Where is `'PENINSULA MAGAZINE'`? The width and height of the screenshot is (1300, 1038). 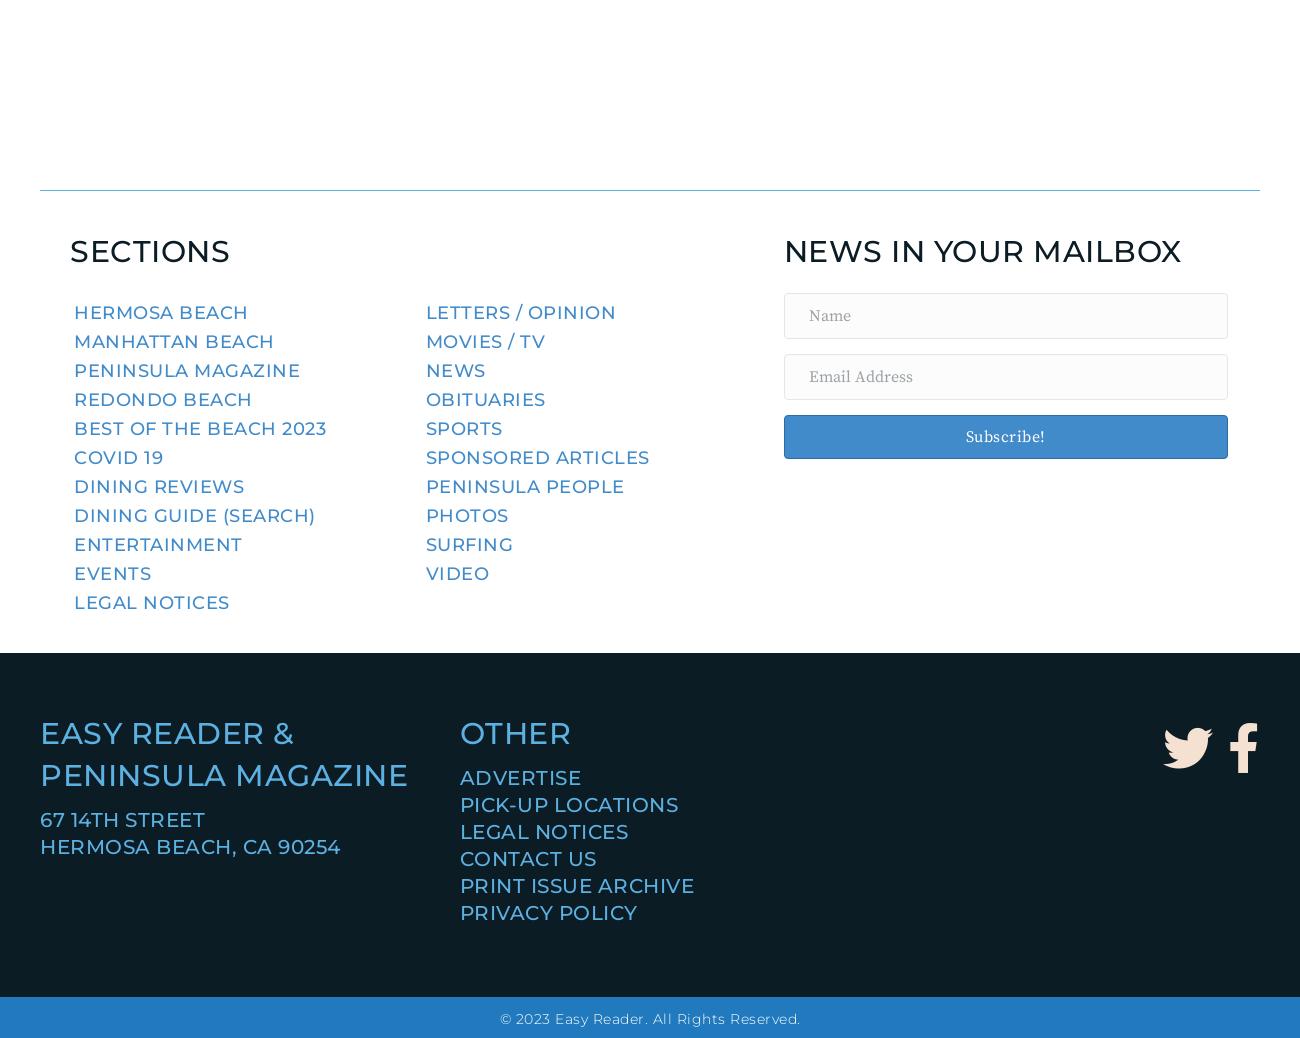 'PENINSULA MAGAZINE' is located at coordinates (222, 774).